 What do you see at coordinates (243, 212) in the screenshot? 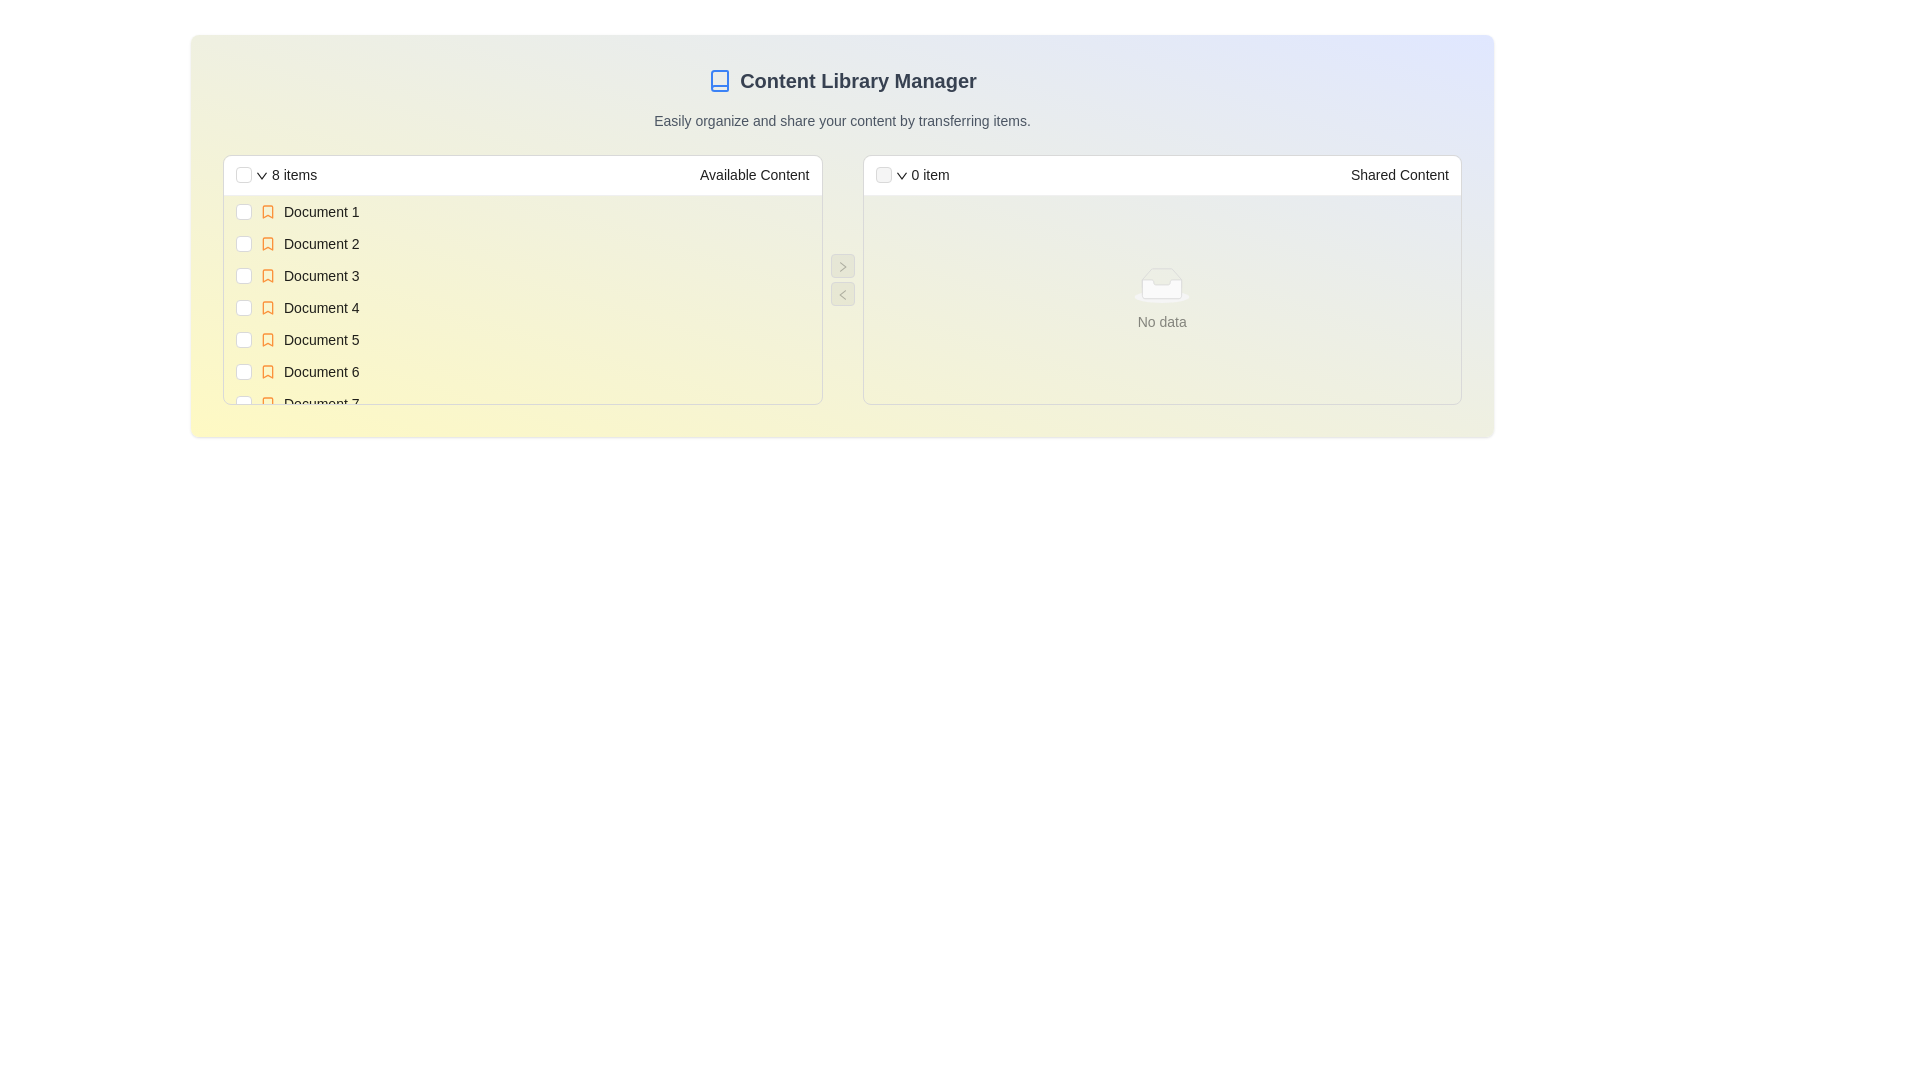
I see `the checkbox for 'Document 1'` at bounding box center [243, 212].